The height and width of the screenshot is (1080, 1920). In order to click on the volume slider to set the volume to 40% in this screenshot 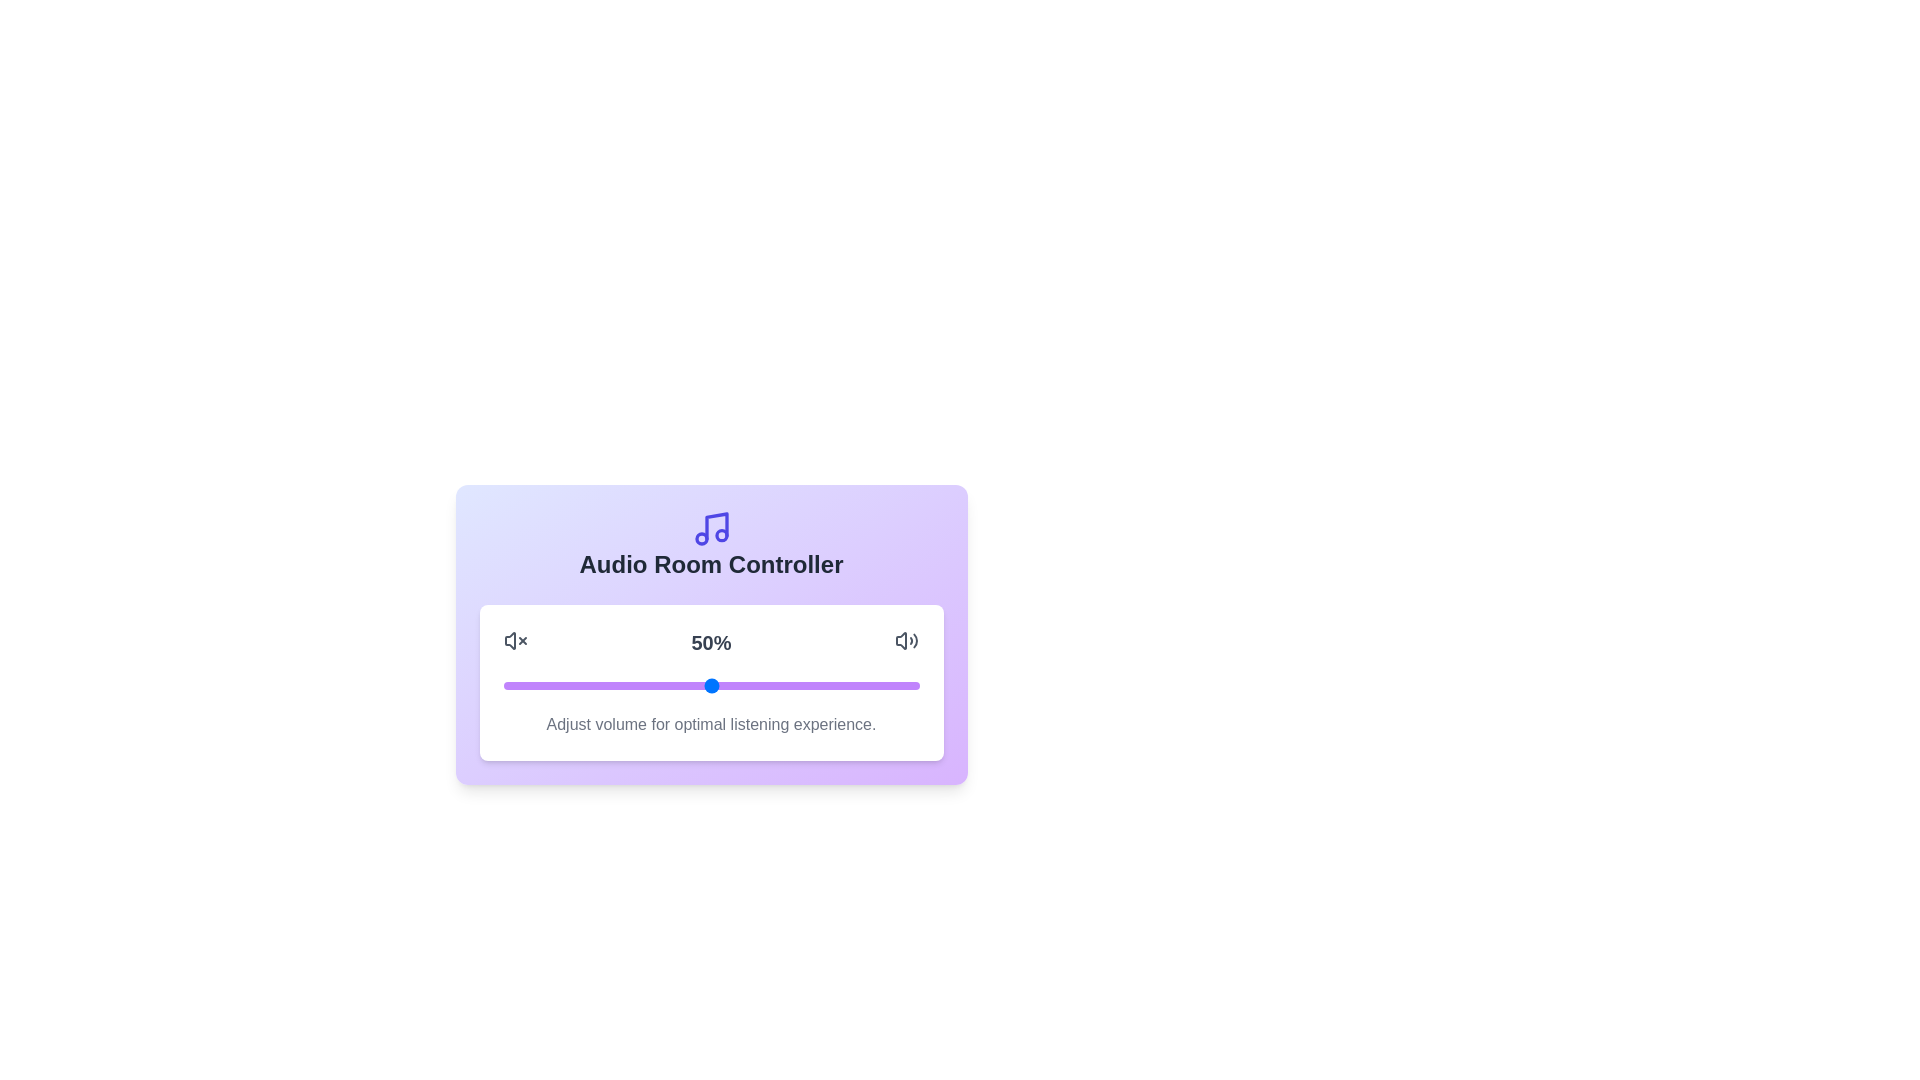, I will do `click(669, 685)`.